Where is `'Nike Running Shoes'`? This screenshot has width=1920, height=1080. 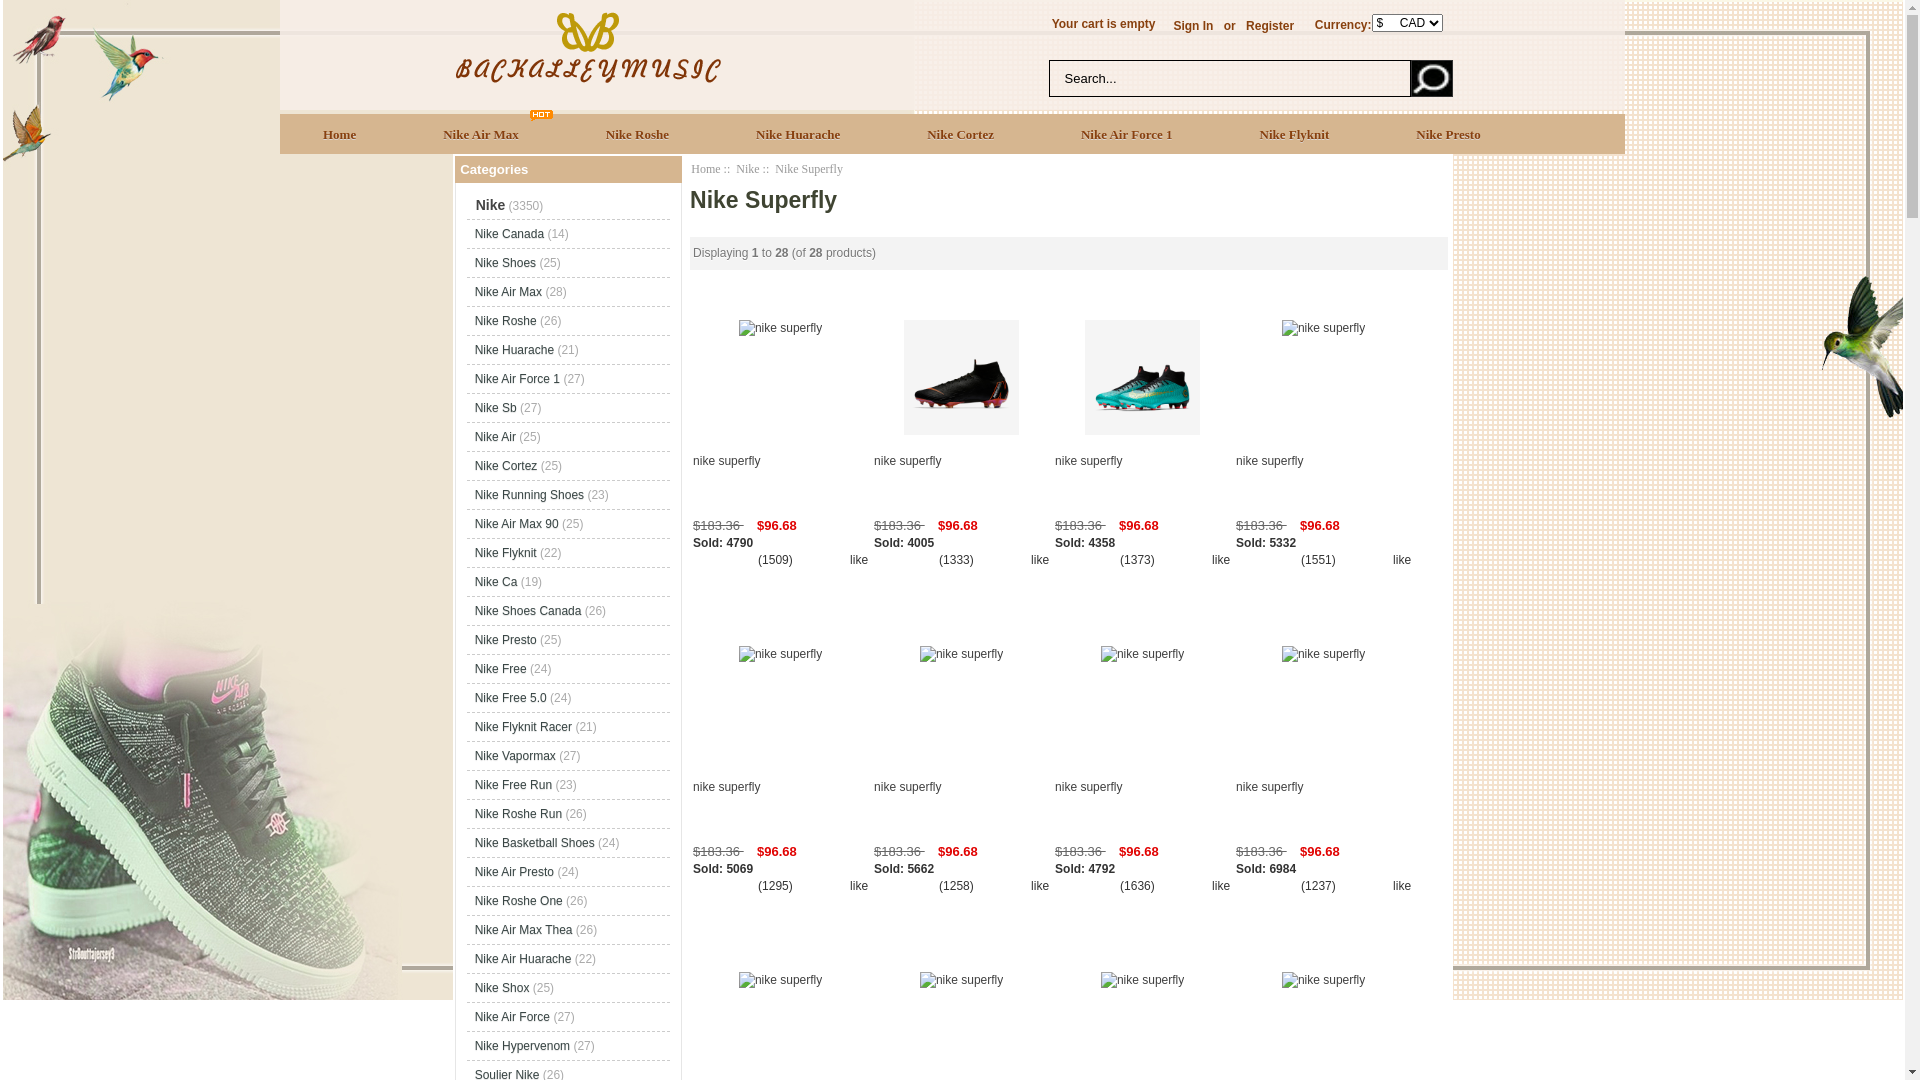
'Nike Running Shoes' is located at coordinates (529, 494).